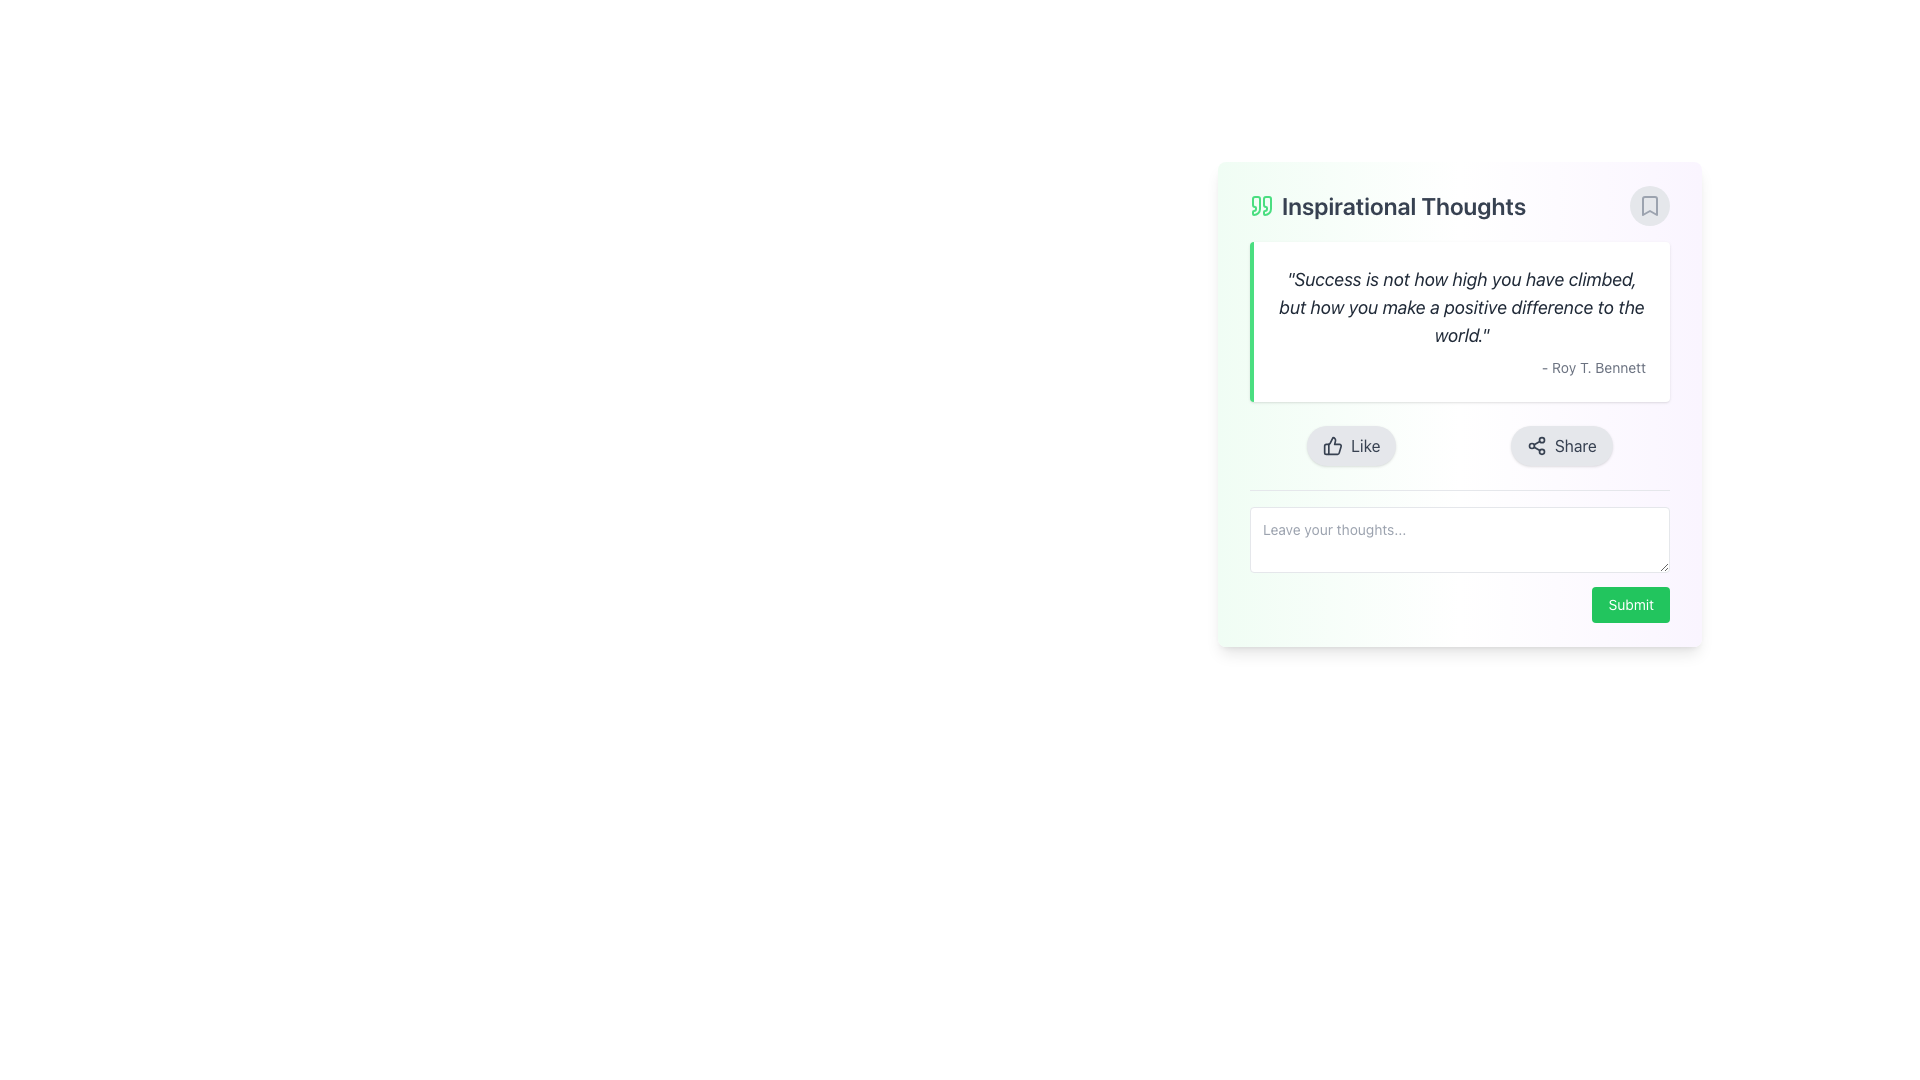 This screenshot has height=1080, width=1920. What do you see at coordinates (1261, 205) in the screenshot?
I see `the green quotation marks SVG icon located to the left of the title 'Inspirational Thoughts'` at bounding box center [1261, 205].